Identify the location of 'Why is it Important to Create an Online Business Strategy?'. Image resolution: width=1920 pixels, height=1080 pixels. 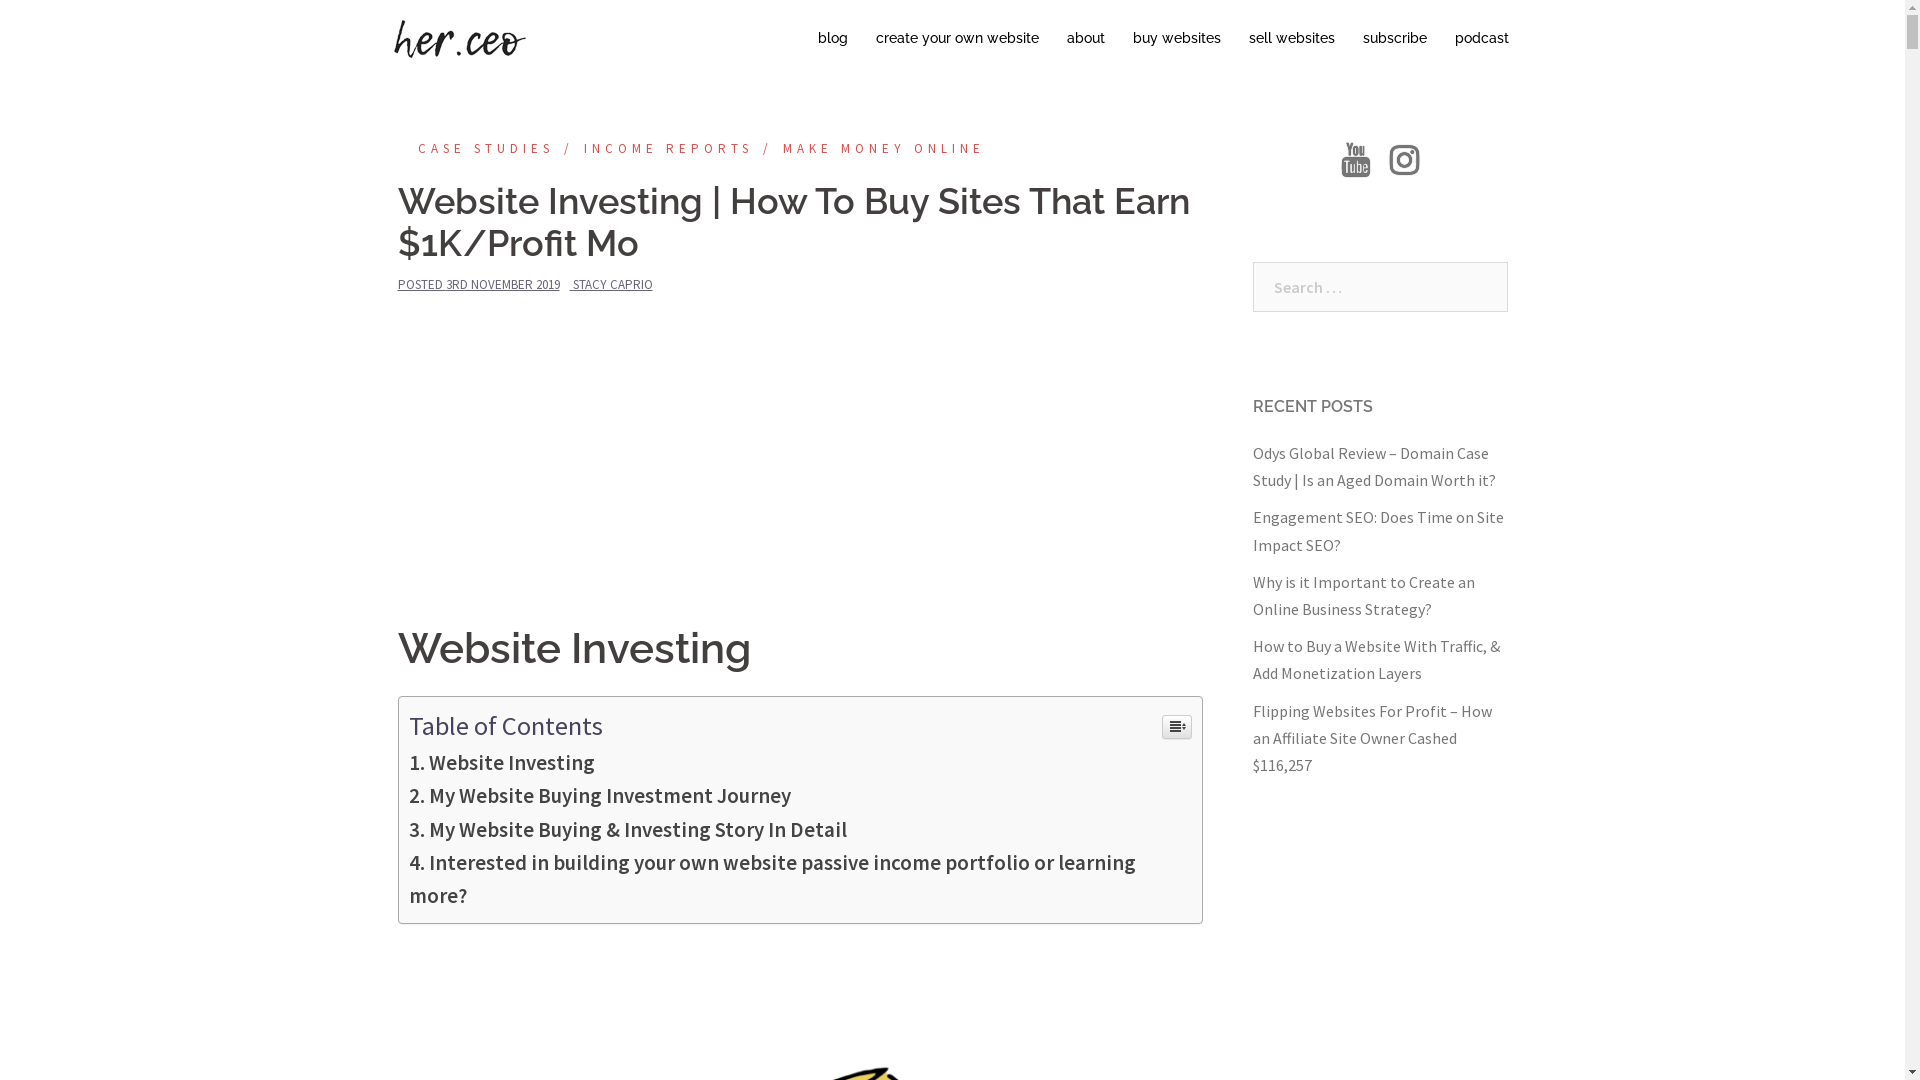
(1362, 594).